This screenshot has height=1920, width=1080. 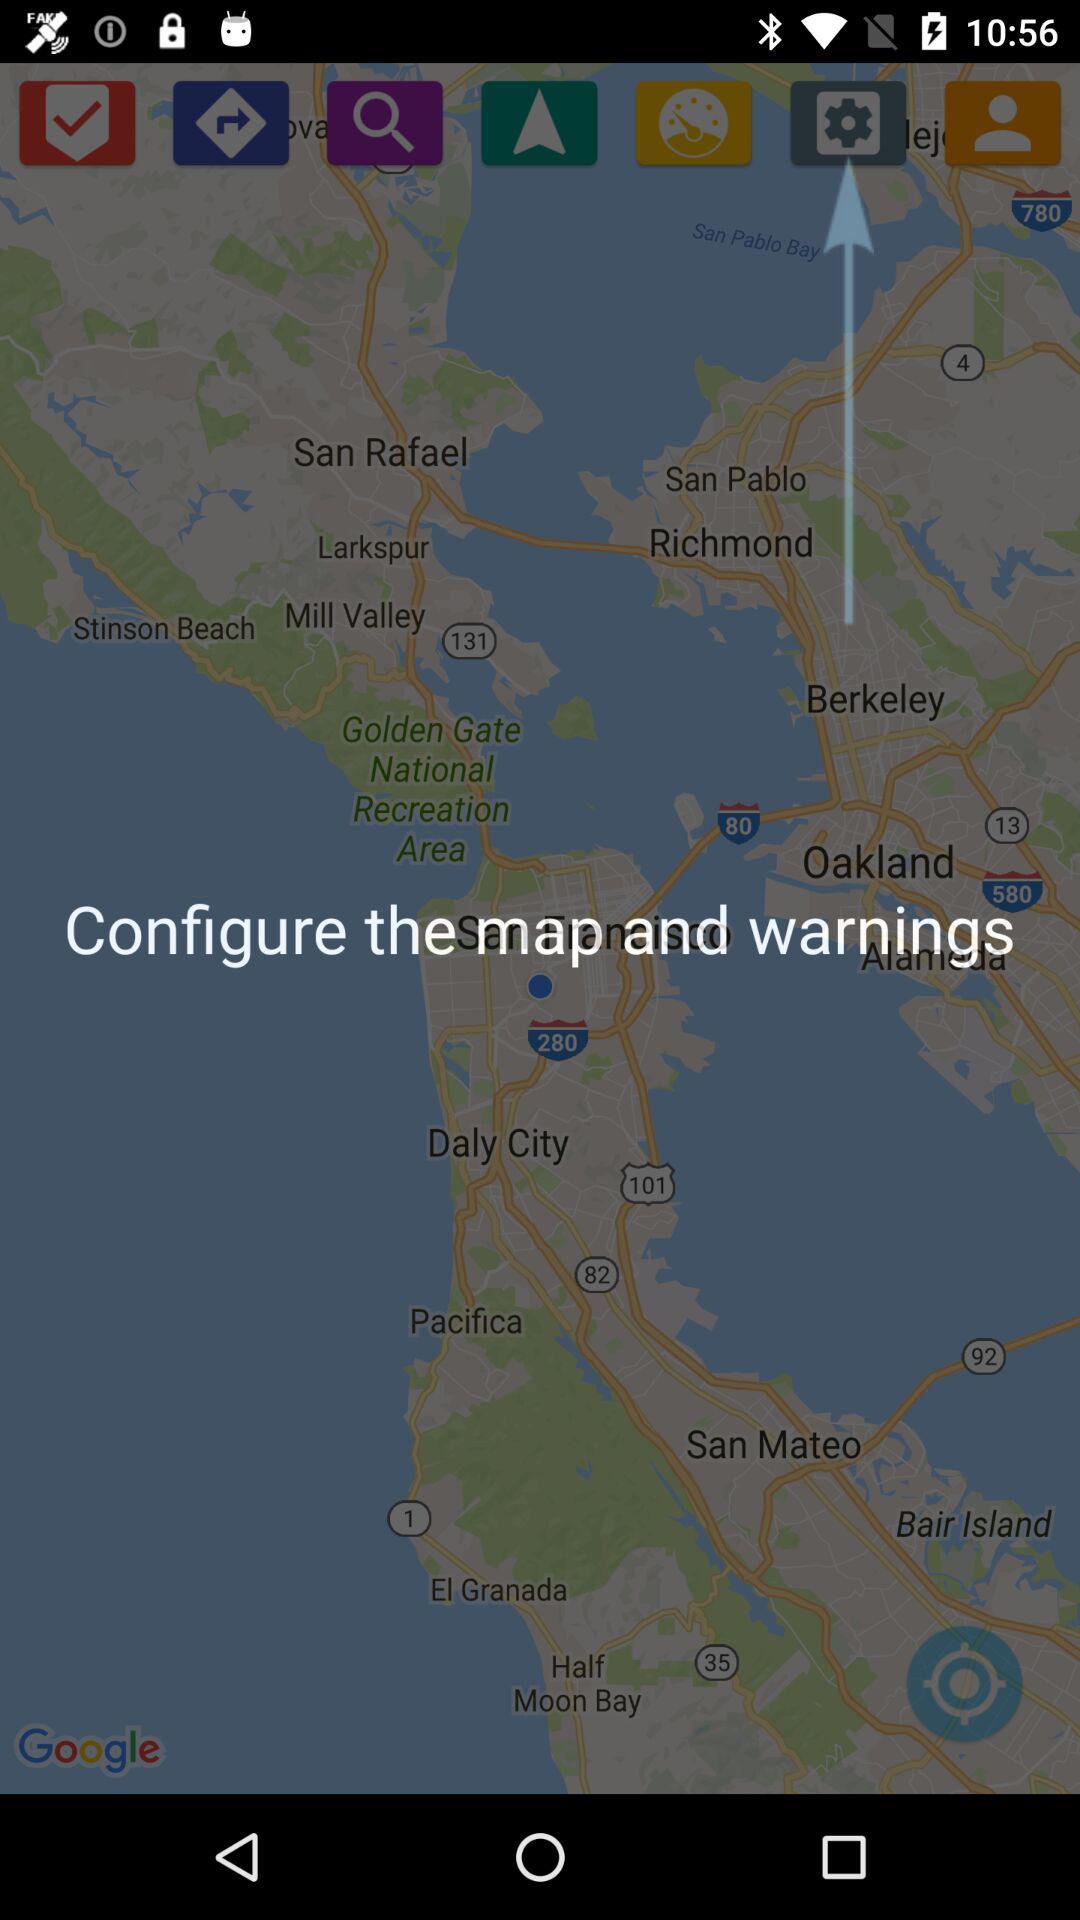 What do you see at coordinates (1002, 121) in the screenshot?
I see `item above the configure the map item` at bounding box center [1002, 121].